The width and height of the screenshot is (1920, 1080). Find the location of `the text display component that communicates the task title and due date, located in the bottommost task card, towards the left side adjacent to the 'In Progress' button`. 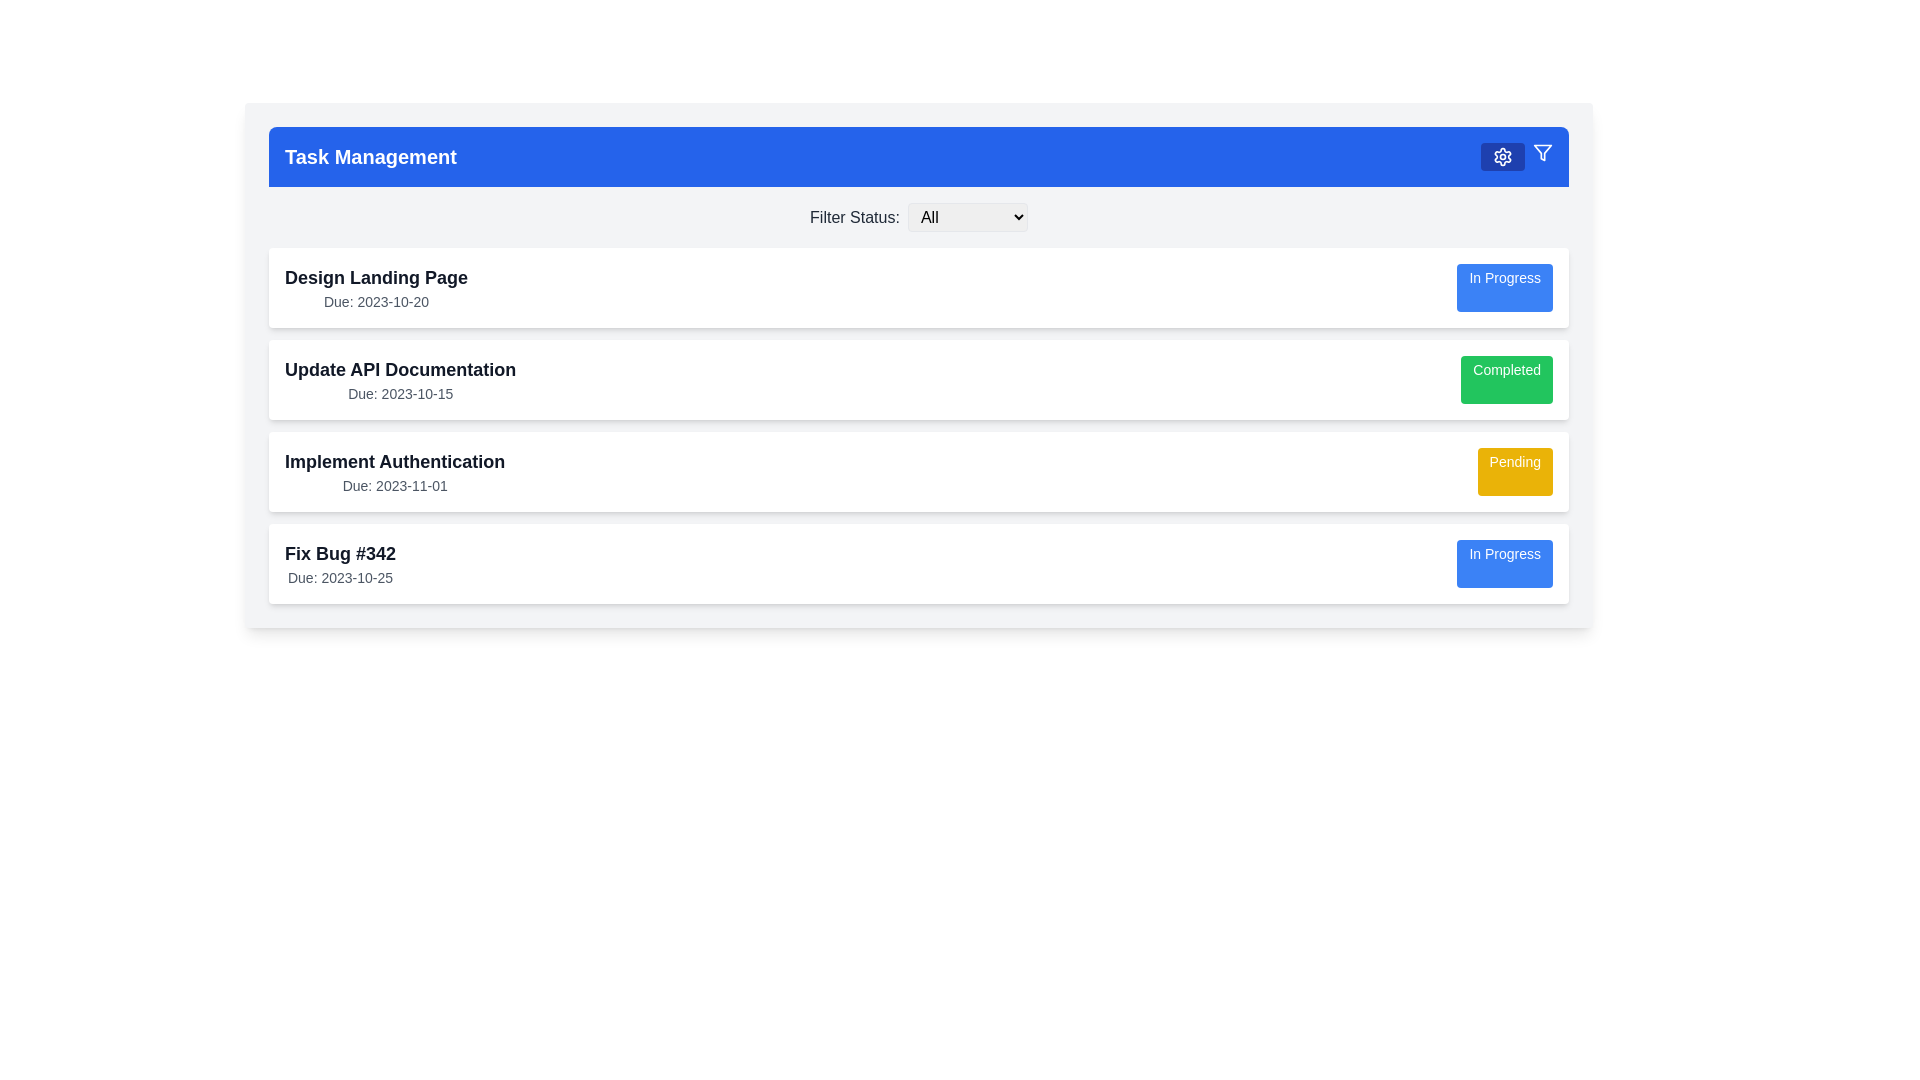

the text display component that communicates the task title and due date, located in the bottommost task card, towards the left side adjacent to the 'In Progress' button is located at coordinates (340, 563).